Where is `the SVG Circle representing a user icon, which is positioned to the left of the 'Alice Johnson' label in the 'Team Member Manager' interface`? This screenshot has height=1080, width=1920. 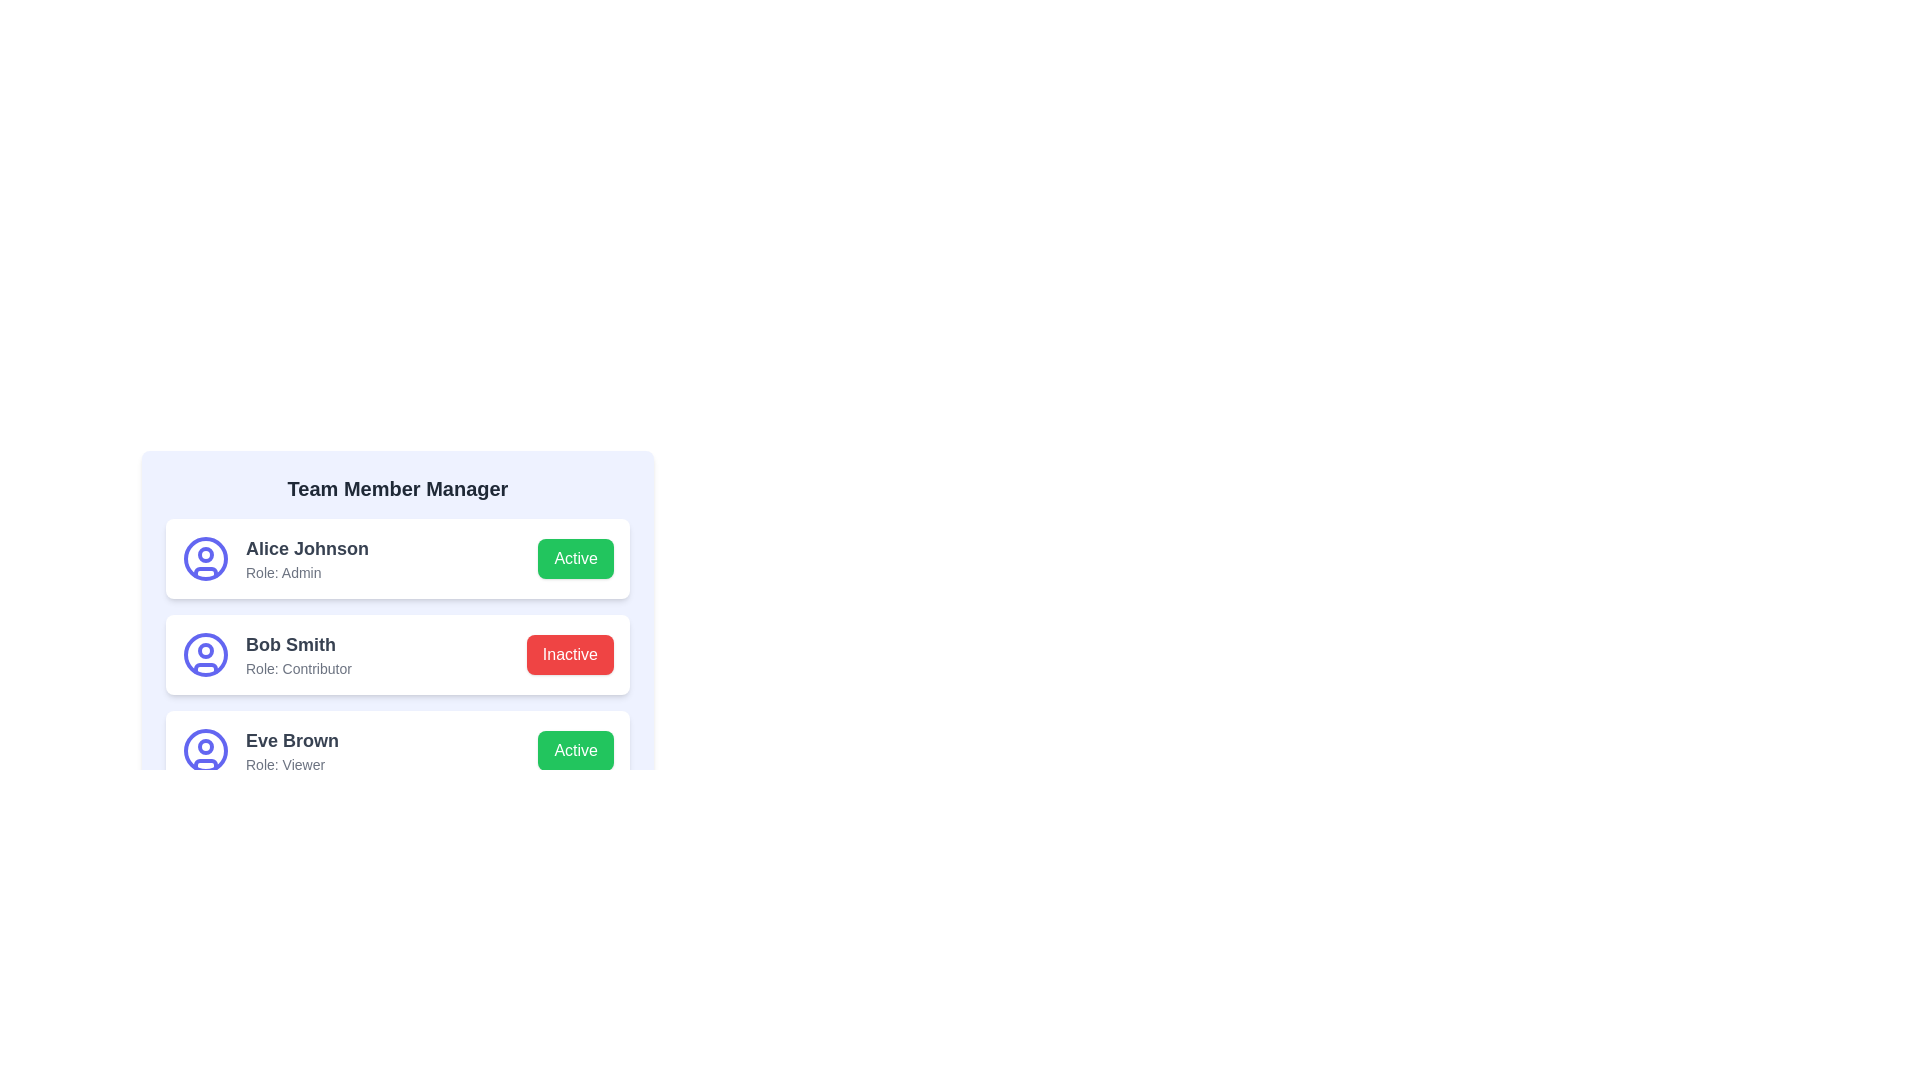 the SVG Circle representing a user icon, which is positioned to the left of the 'Alice Johnson' label in the 'Team Member Manager' interface is located at coordinates (206, 559).